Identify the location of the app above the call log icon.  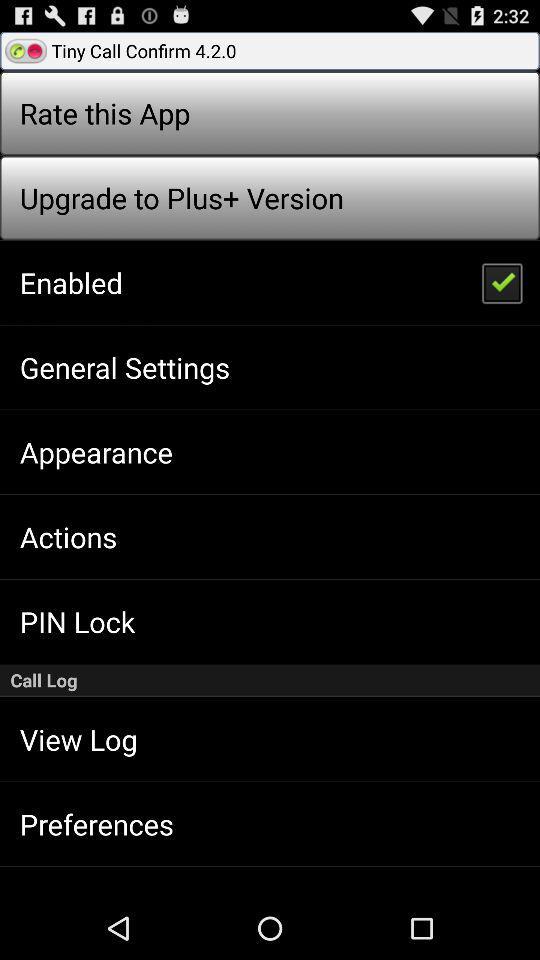
(500, 281).